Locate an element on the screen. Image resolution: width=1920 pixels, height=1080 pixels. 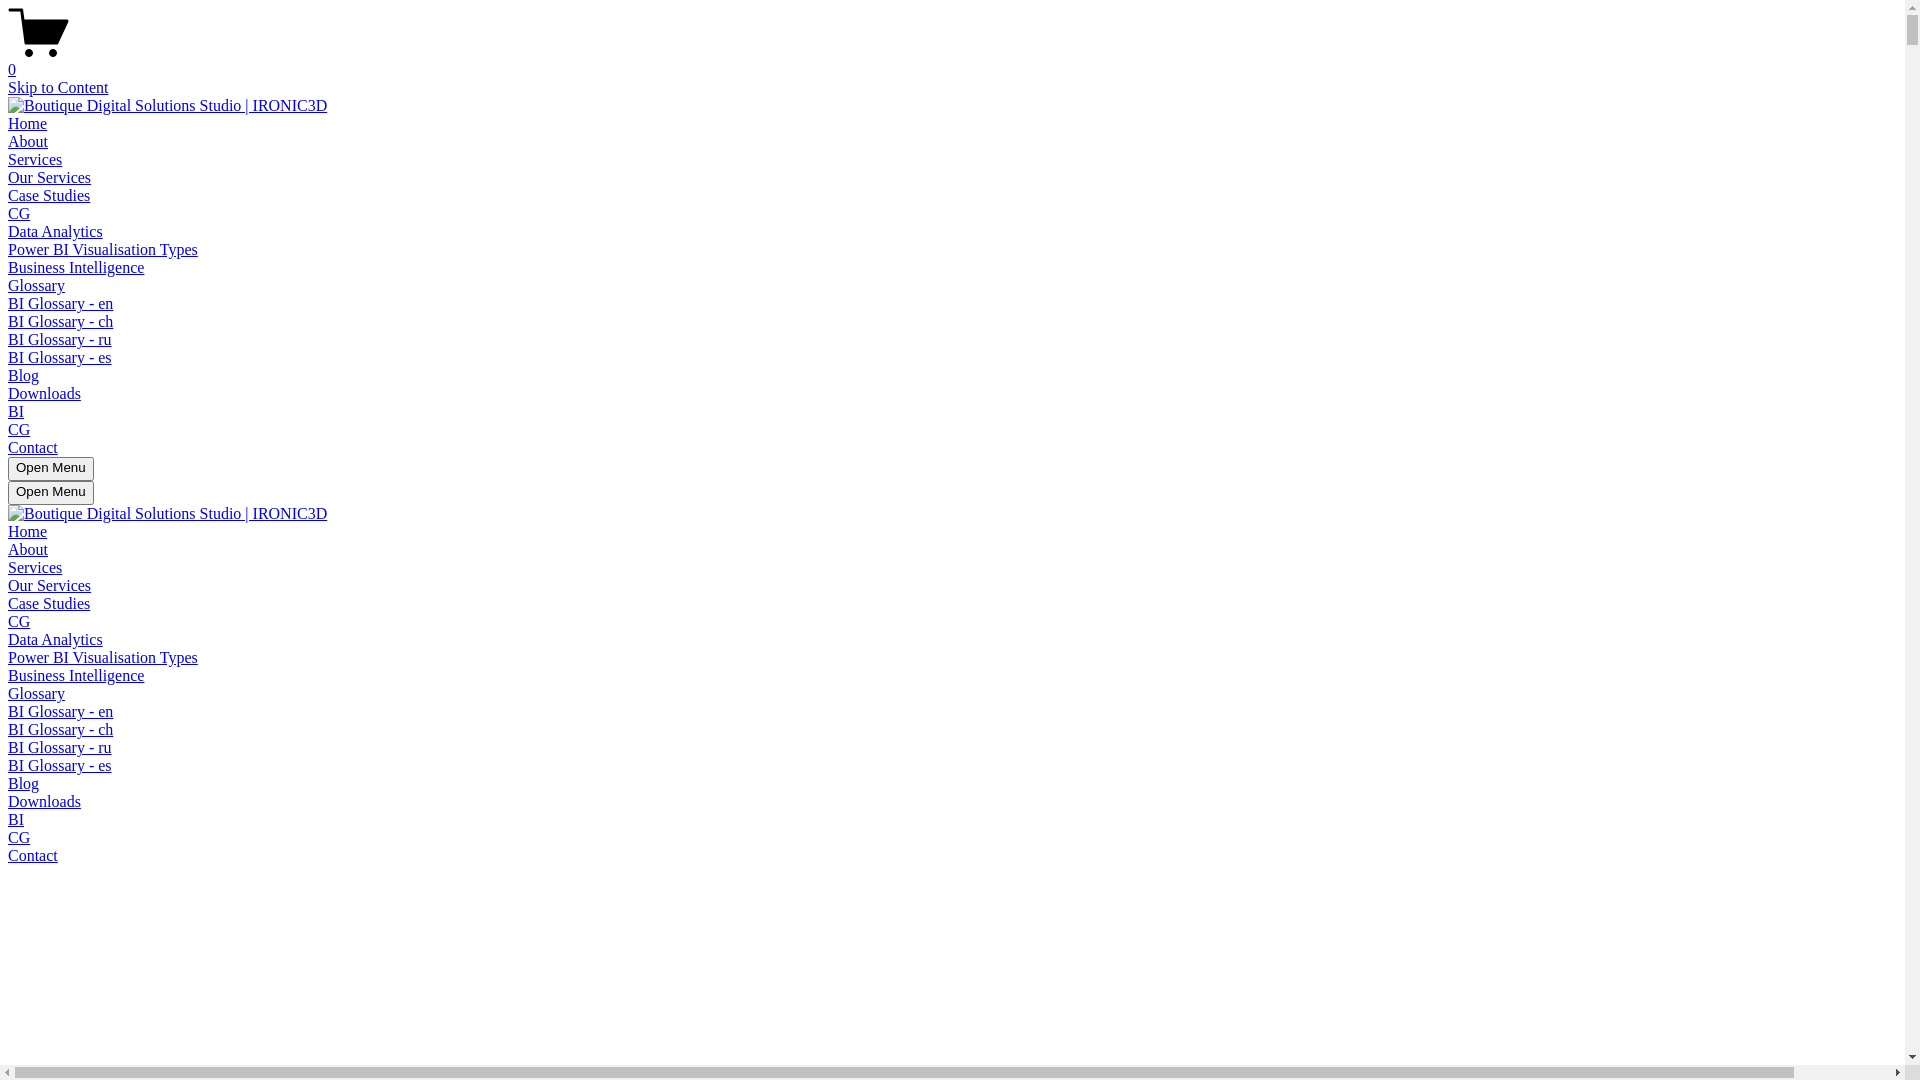
'Our Services' is located at coordinates (8, 176).